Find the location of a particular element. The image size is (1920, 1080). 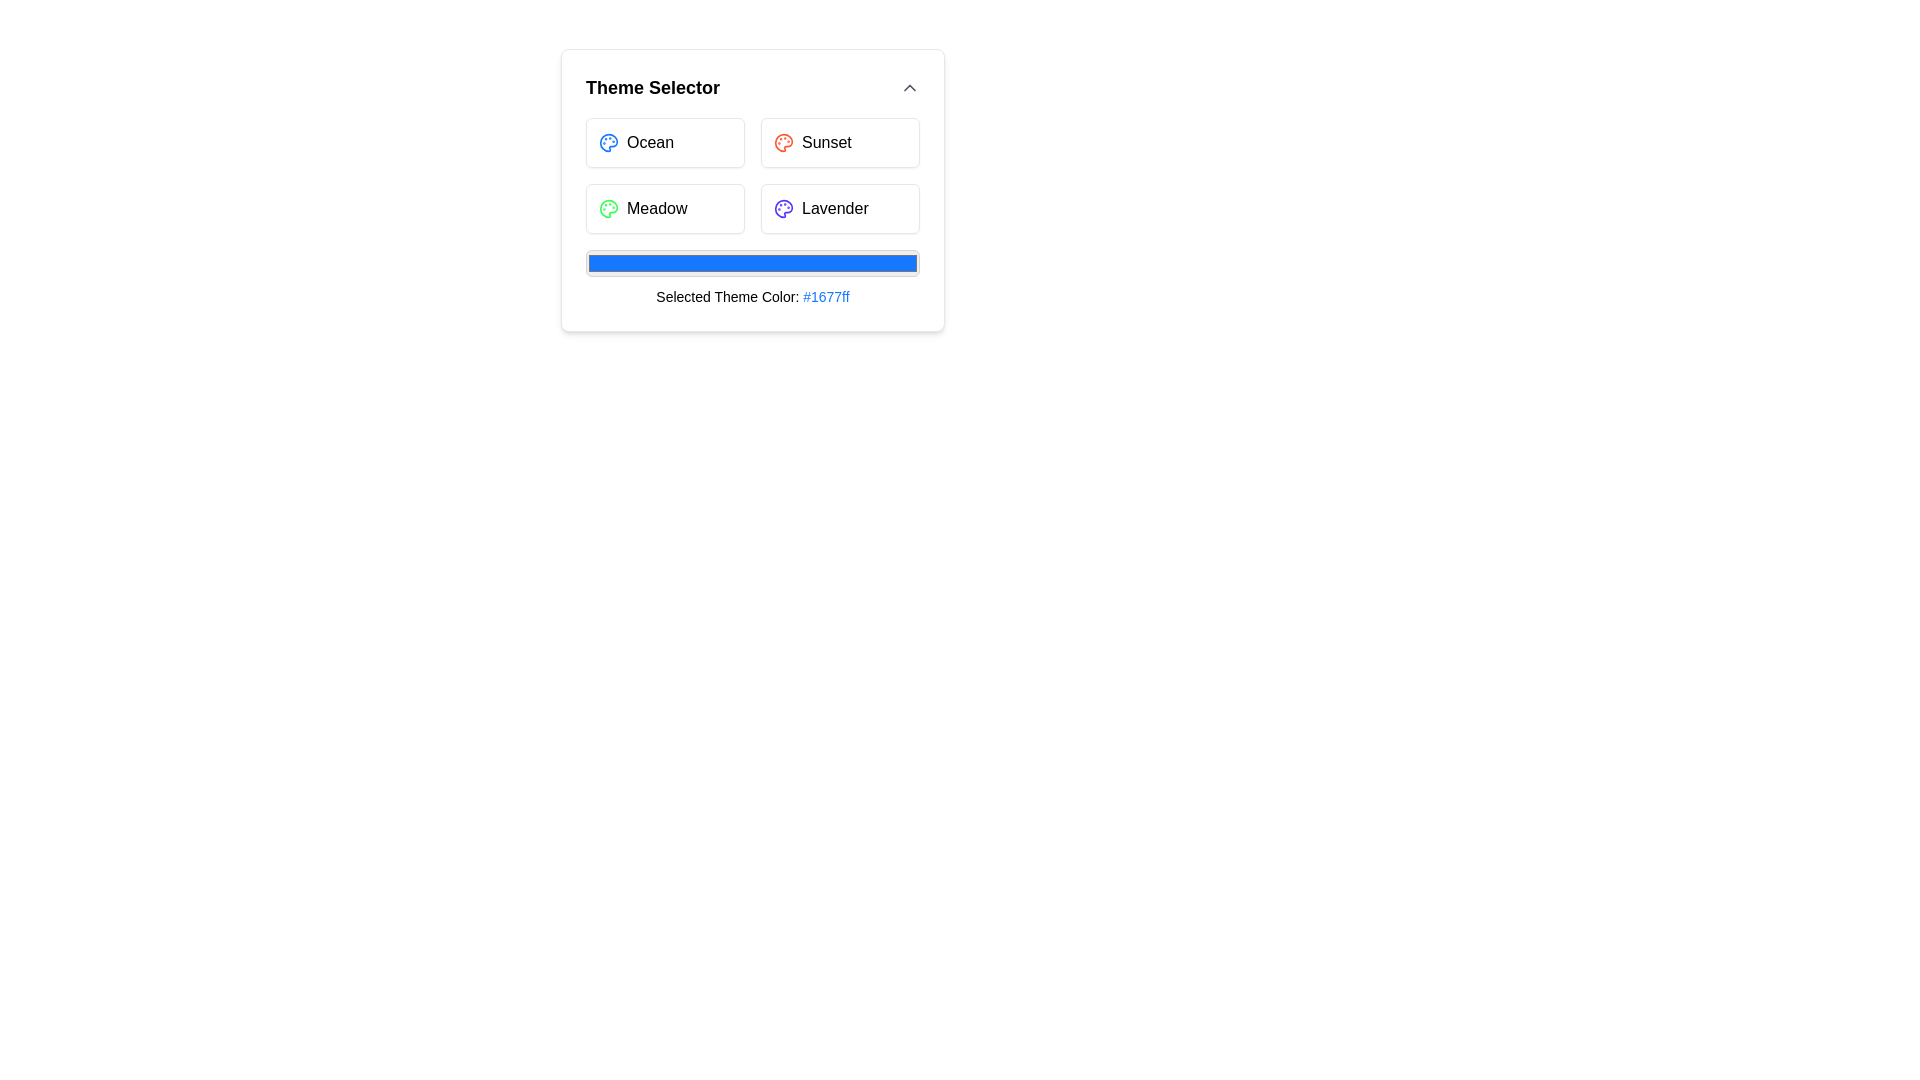

the Static Text Label that reads 'Selected Theme Color: #1677ff', which is centrally aligned below the blue color selection box is located at coordinates (752, 278).